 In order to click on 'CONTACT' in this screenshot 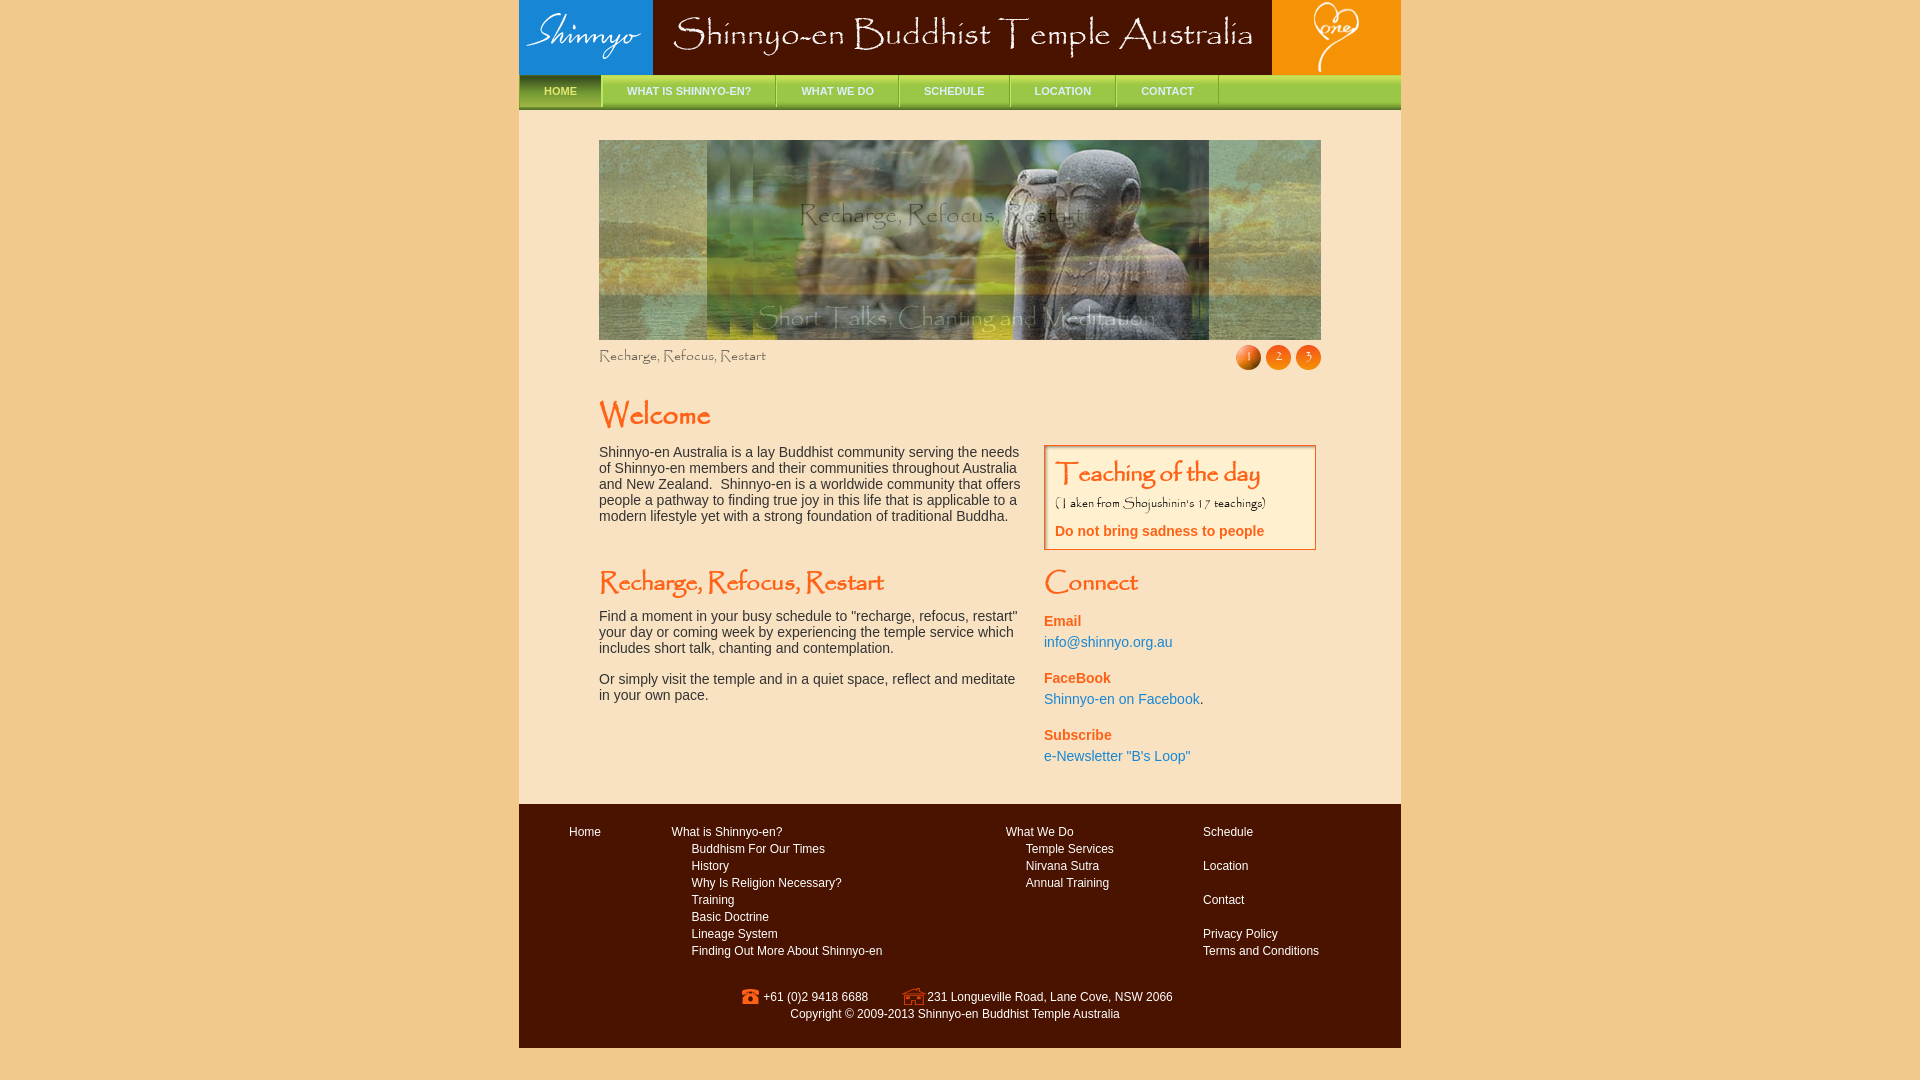, I will do `click(1167, 91)`.